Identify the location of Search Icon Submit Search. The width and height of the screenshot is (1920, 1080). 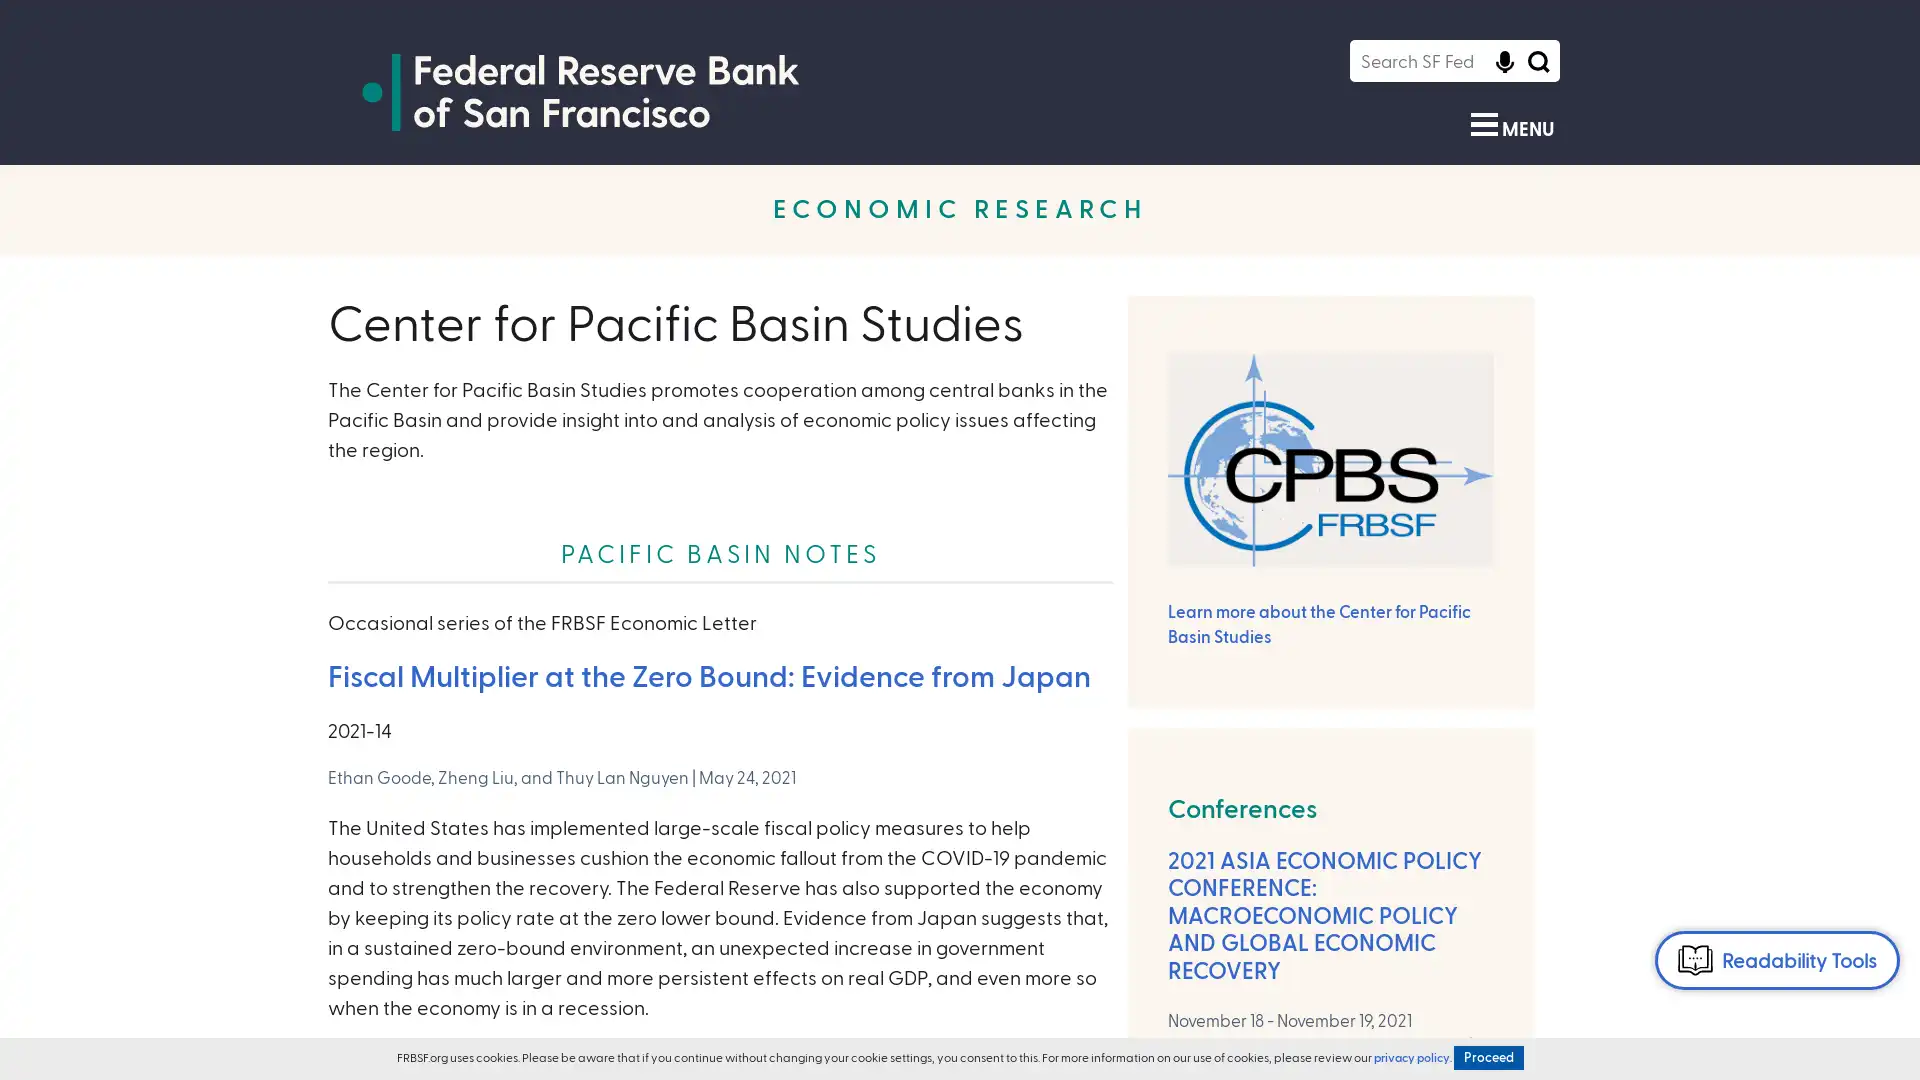
(1538, 60).